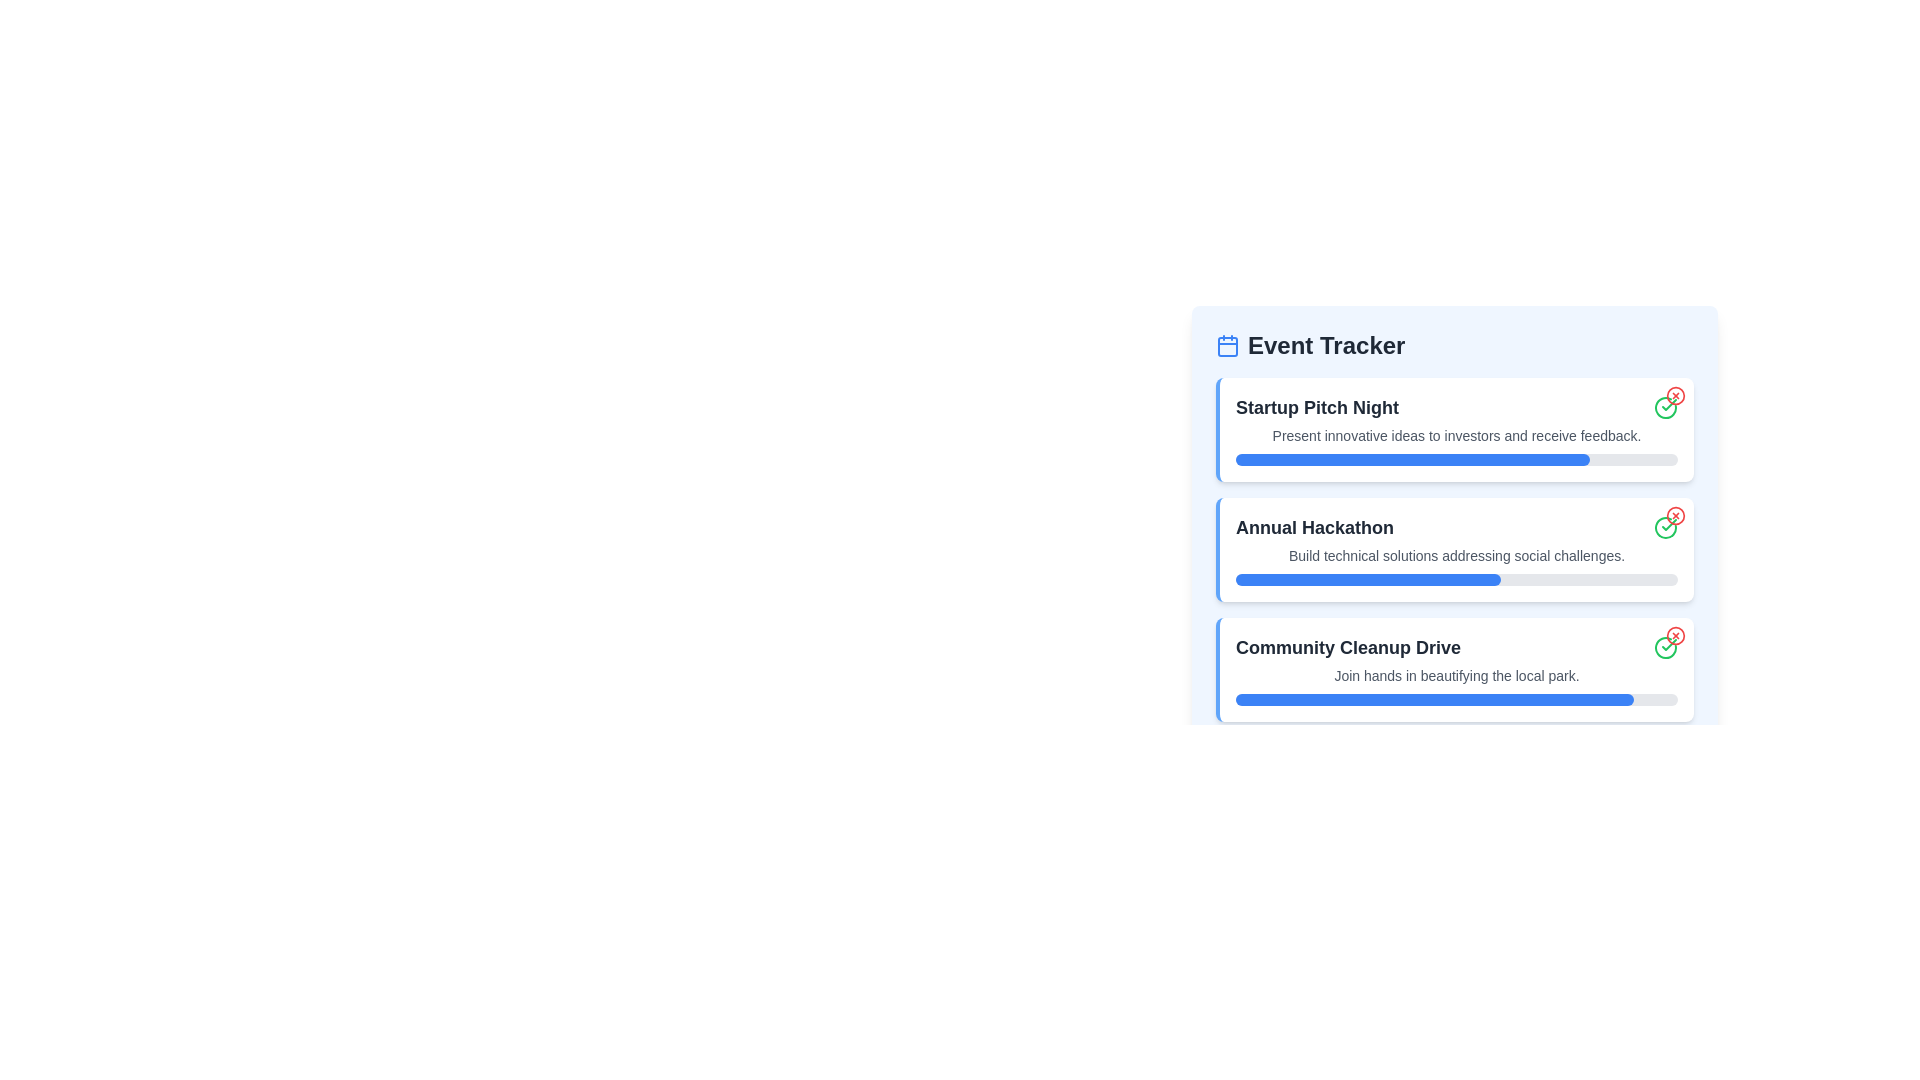  Describe the element at coordinates (1457, 698) in the screenshot. I see `the horizontal progress bar located below the text 'Join hands in beautifying the local park' within the 'Community Cleanup Drive' card` at that location.